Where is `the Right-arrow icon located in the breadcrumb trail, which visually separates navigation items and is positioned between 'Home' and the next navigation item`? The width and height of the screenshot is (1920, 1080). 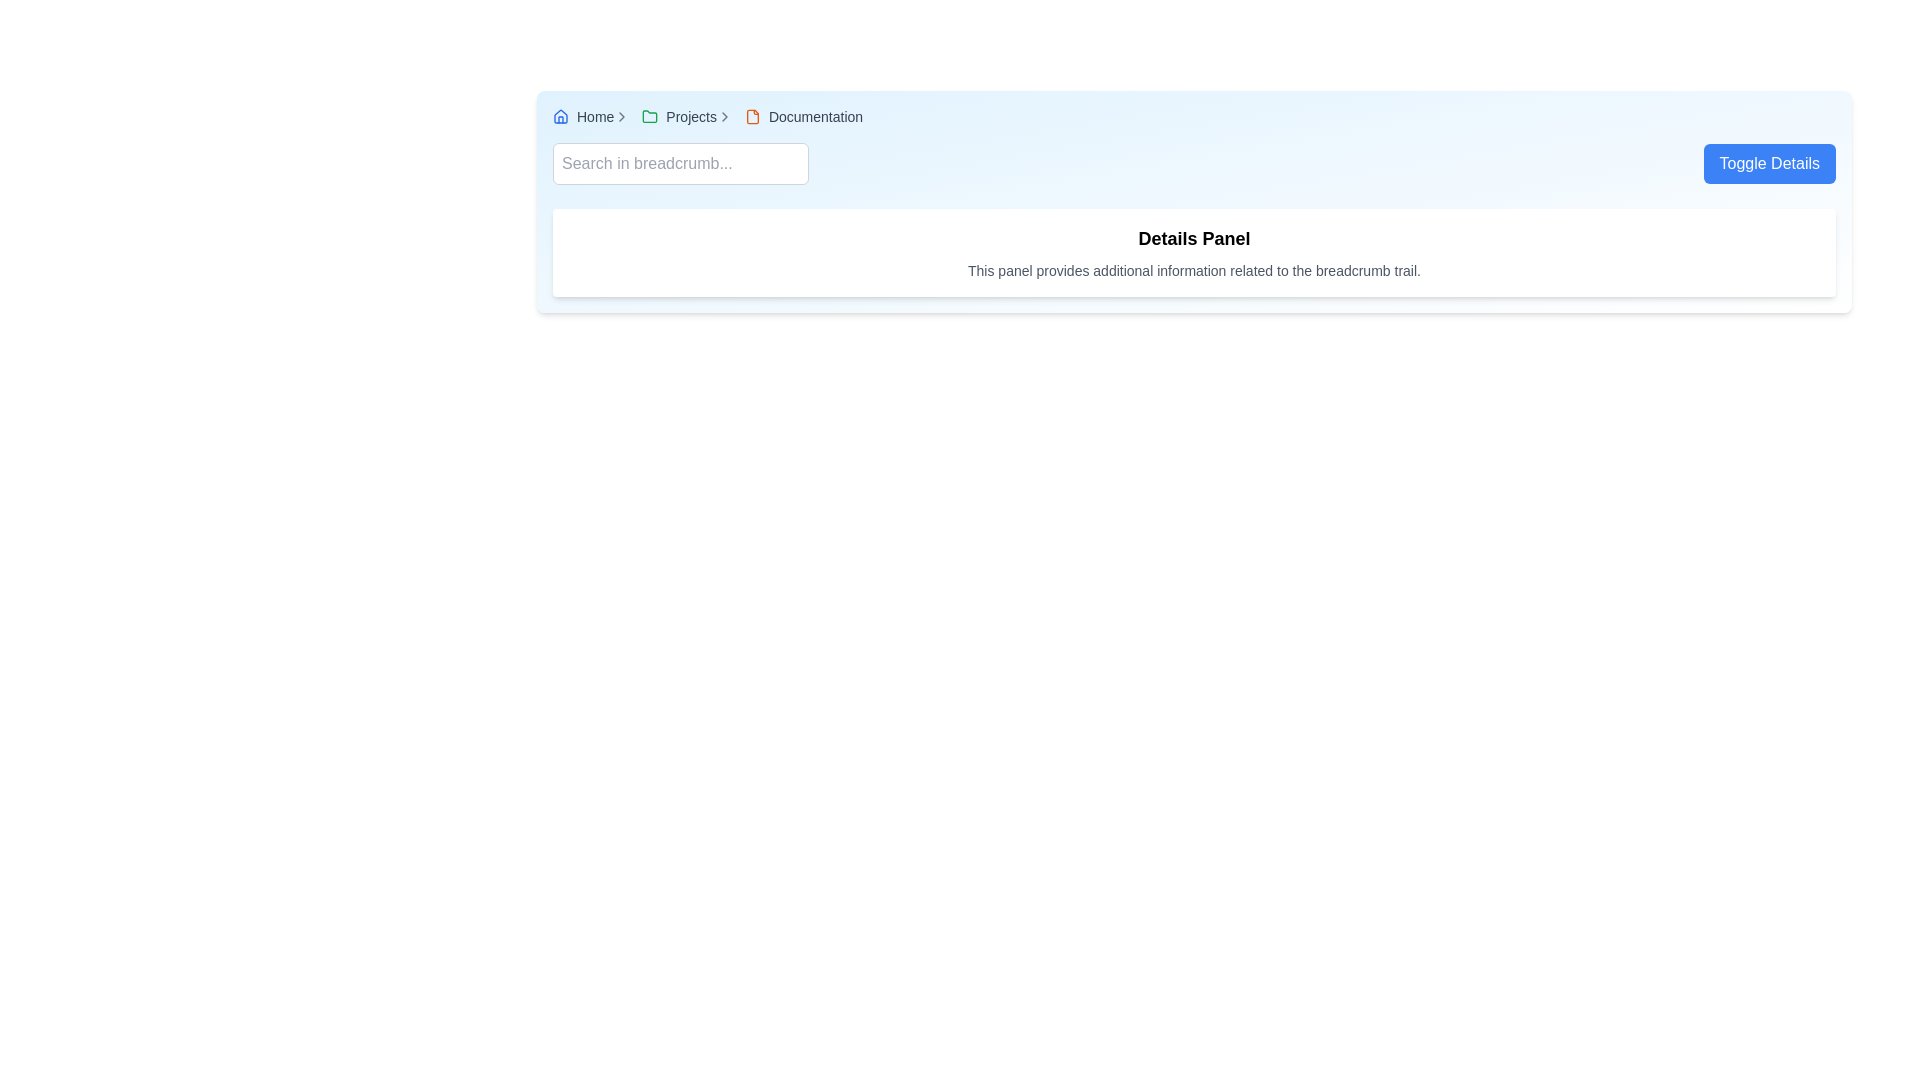
the Right-arrow icon located in the breadcrumb trail, which visually separates navigation items and is positioned between 'Home' and the next navigation item is located at coordinates (621, 116).